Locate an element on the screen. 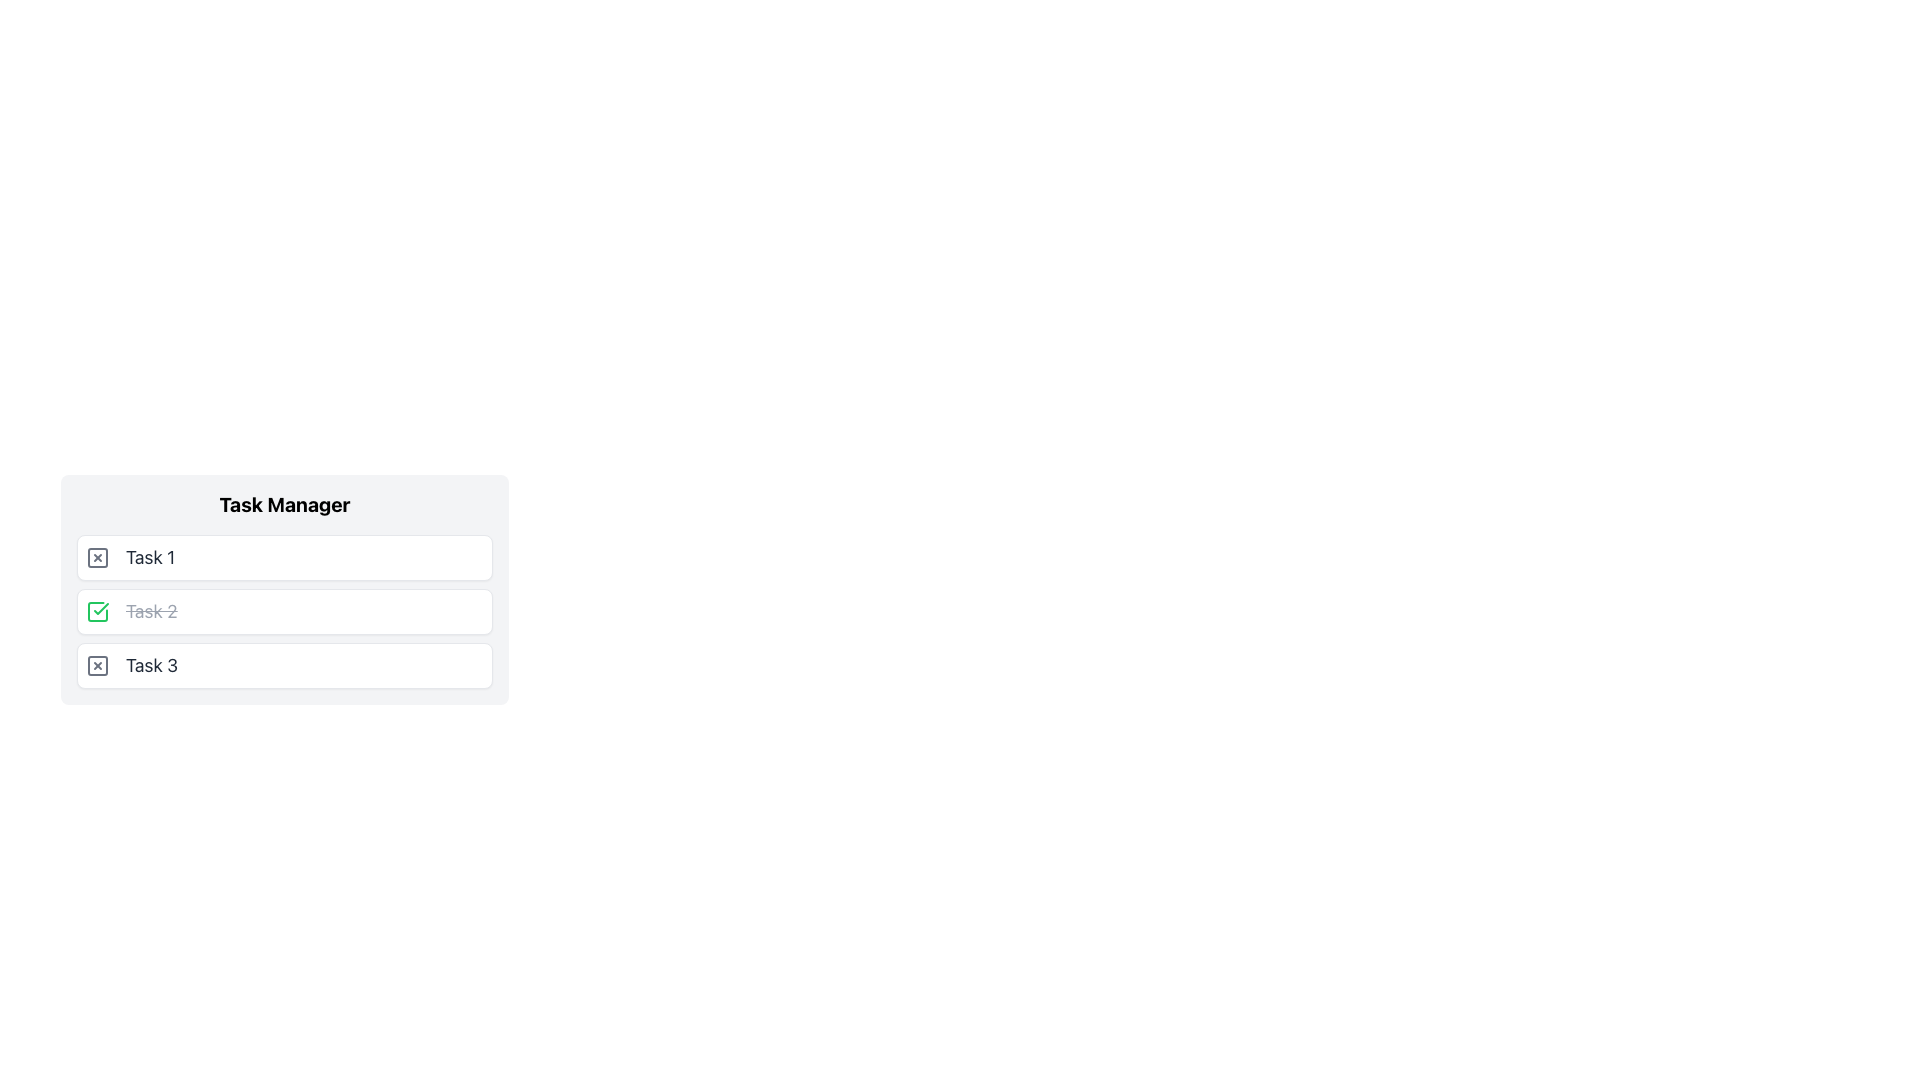 Image resolution: width=1920 pixels, height=1080 pixels. the text label displaying 'Task 1' which is styled with a large font size and dark gray color, located within a task entry in a task manager is located at coordinates (149, 558).